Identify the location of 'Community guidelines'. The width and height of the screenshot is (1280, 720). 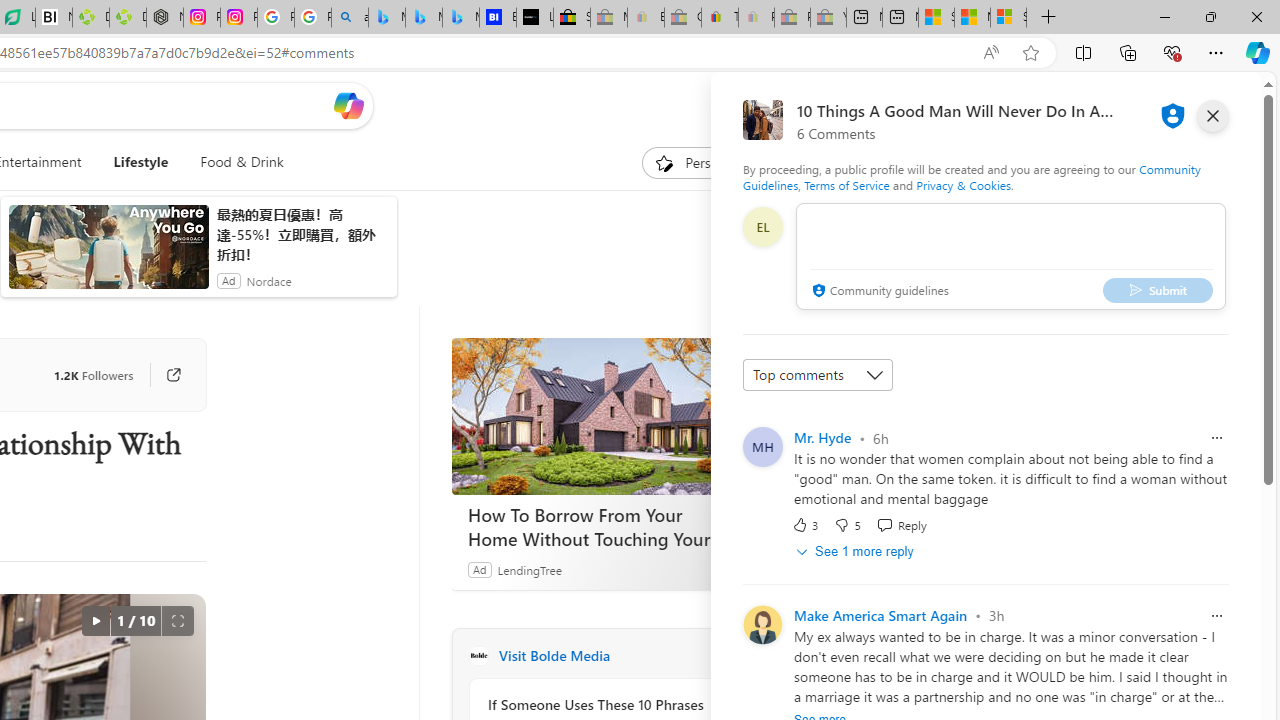
(878, 291).